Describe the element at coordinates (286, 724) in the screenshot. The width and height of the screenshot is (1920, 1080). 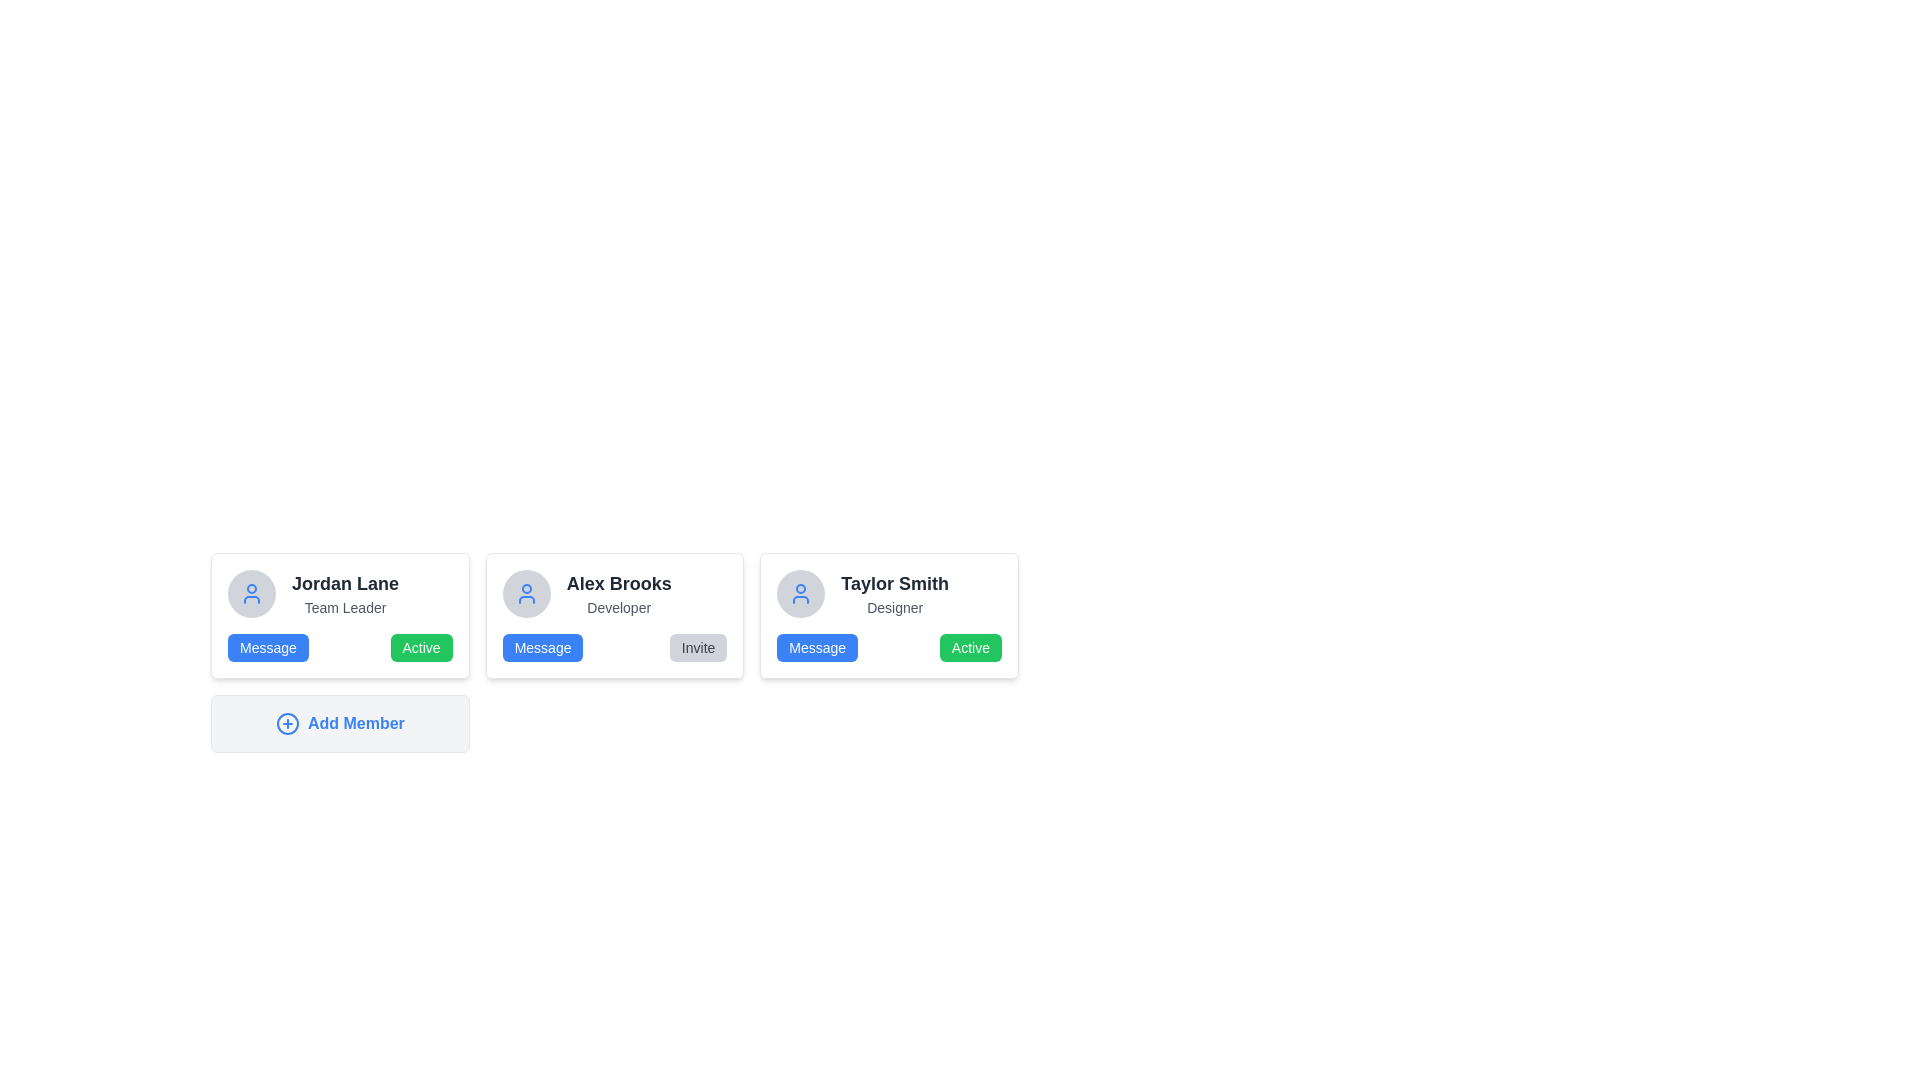
I see `the Decorative SVG circle that is part of the '+' icon, which is located beside the text 'Add Member', positioned near the bottom center of the interface` at that location.